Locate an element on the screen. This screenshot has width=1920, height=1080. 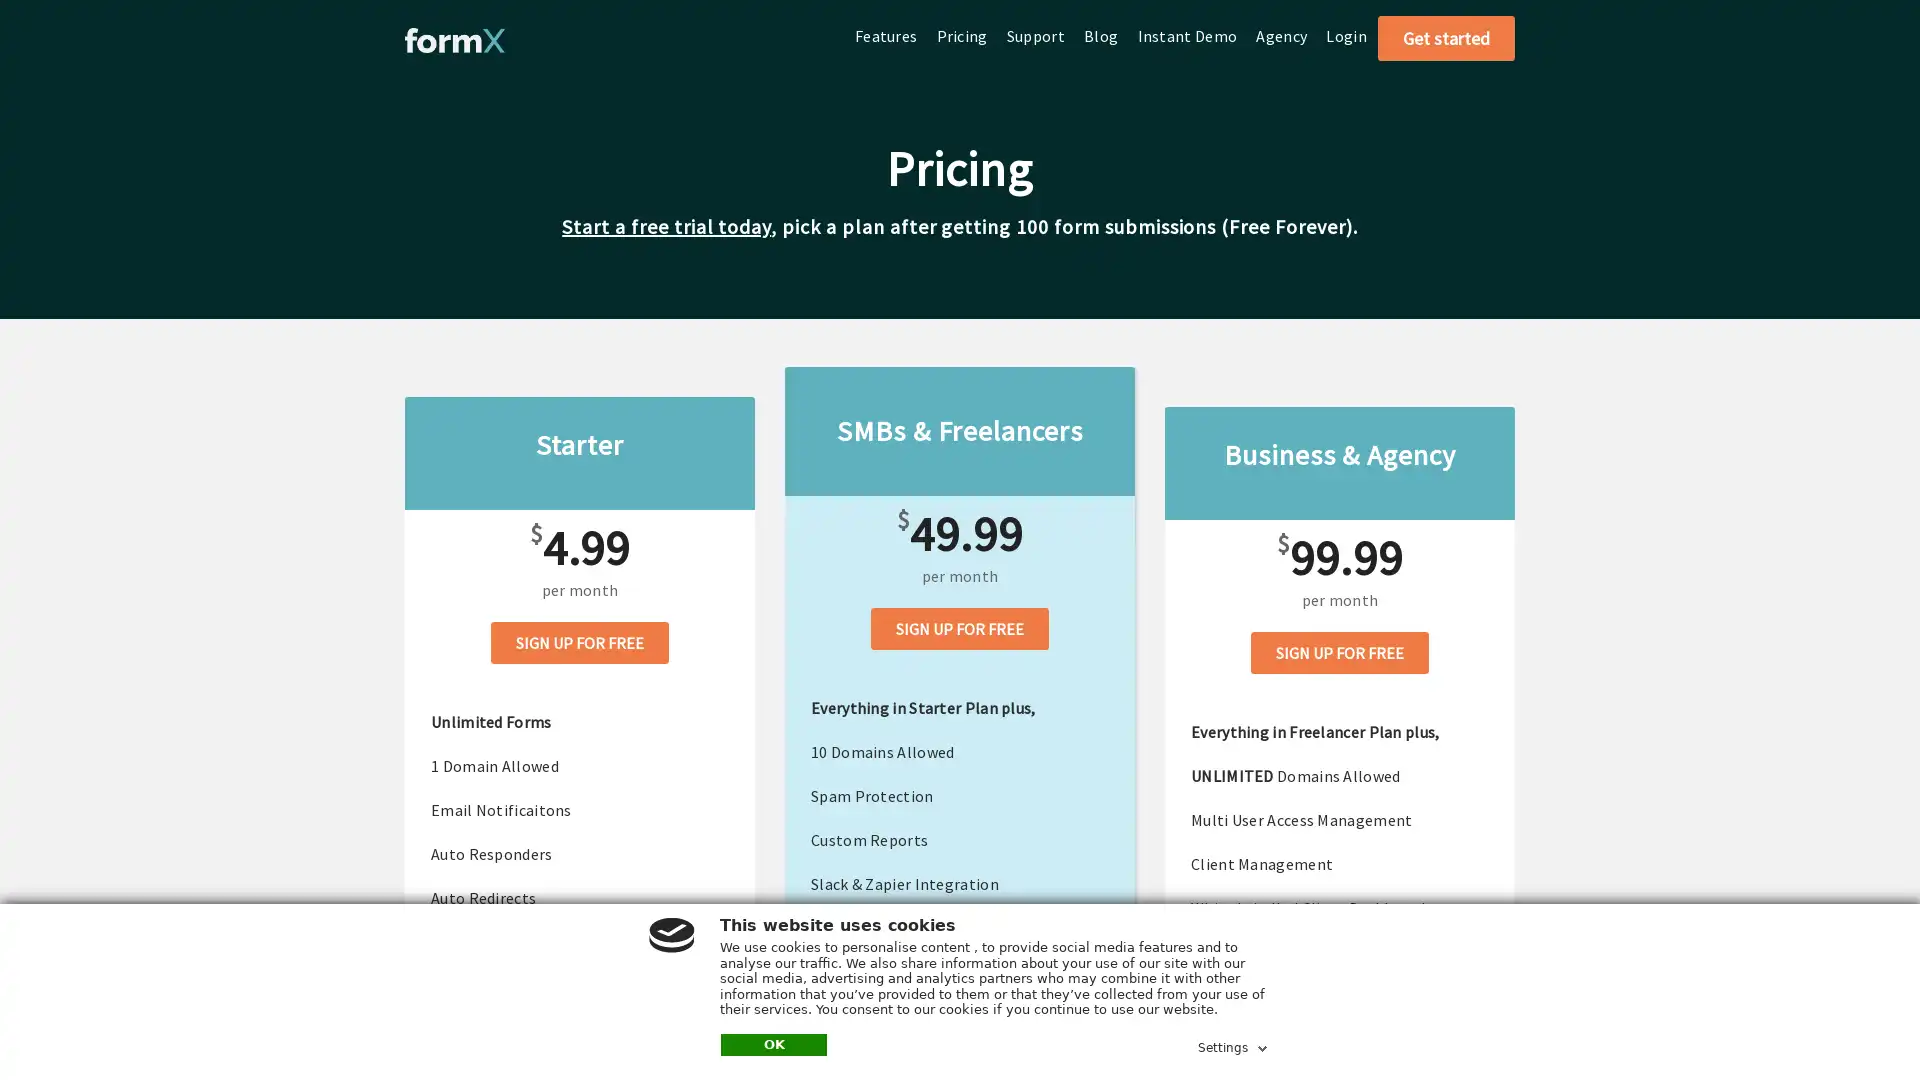
Get started is located at coordinates (1446, 38).